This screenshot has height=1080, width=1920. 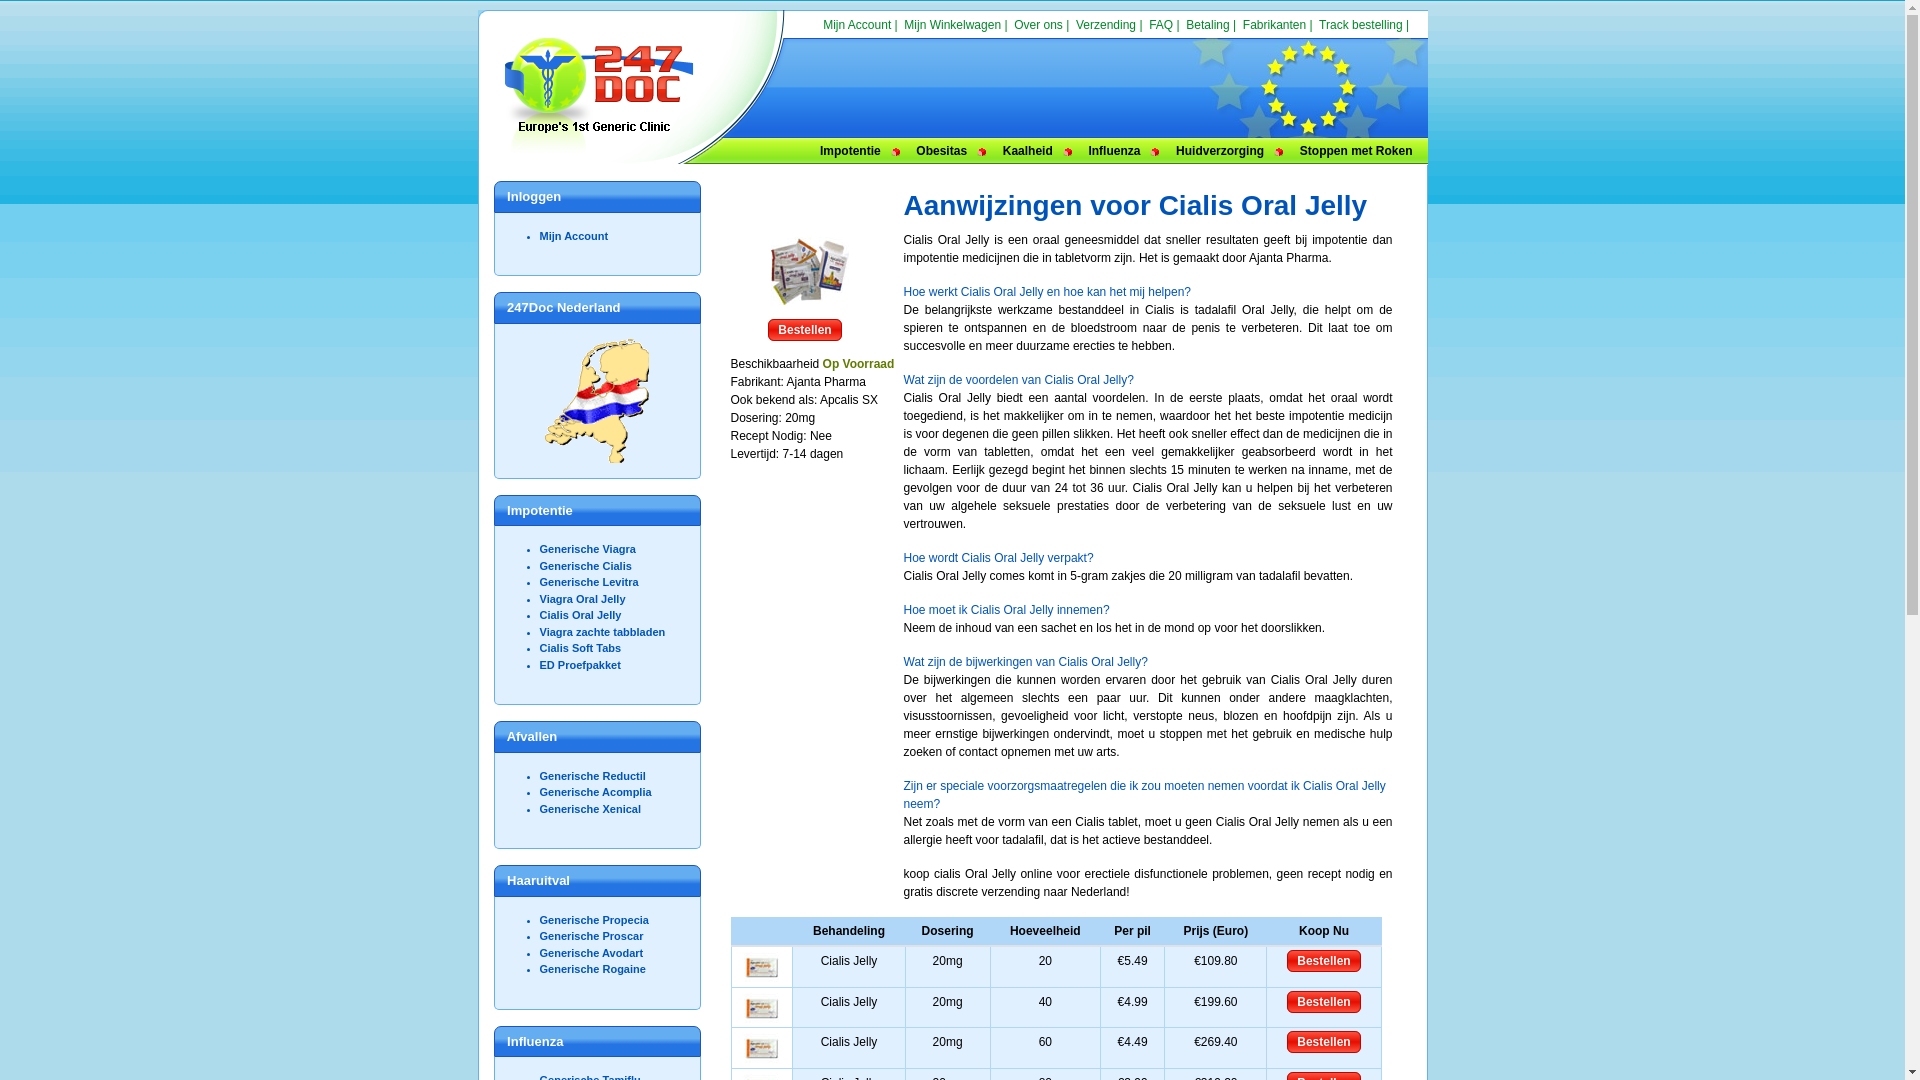 What do you see at coordinates (587, 548) in the screenshot?
I see `'Generische Viagra'` at bounding box center [587, 548].